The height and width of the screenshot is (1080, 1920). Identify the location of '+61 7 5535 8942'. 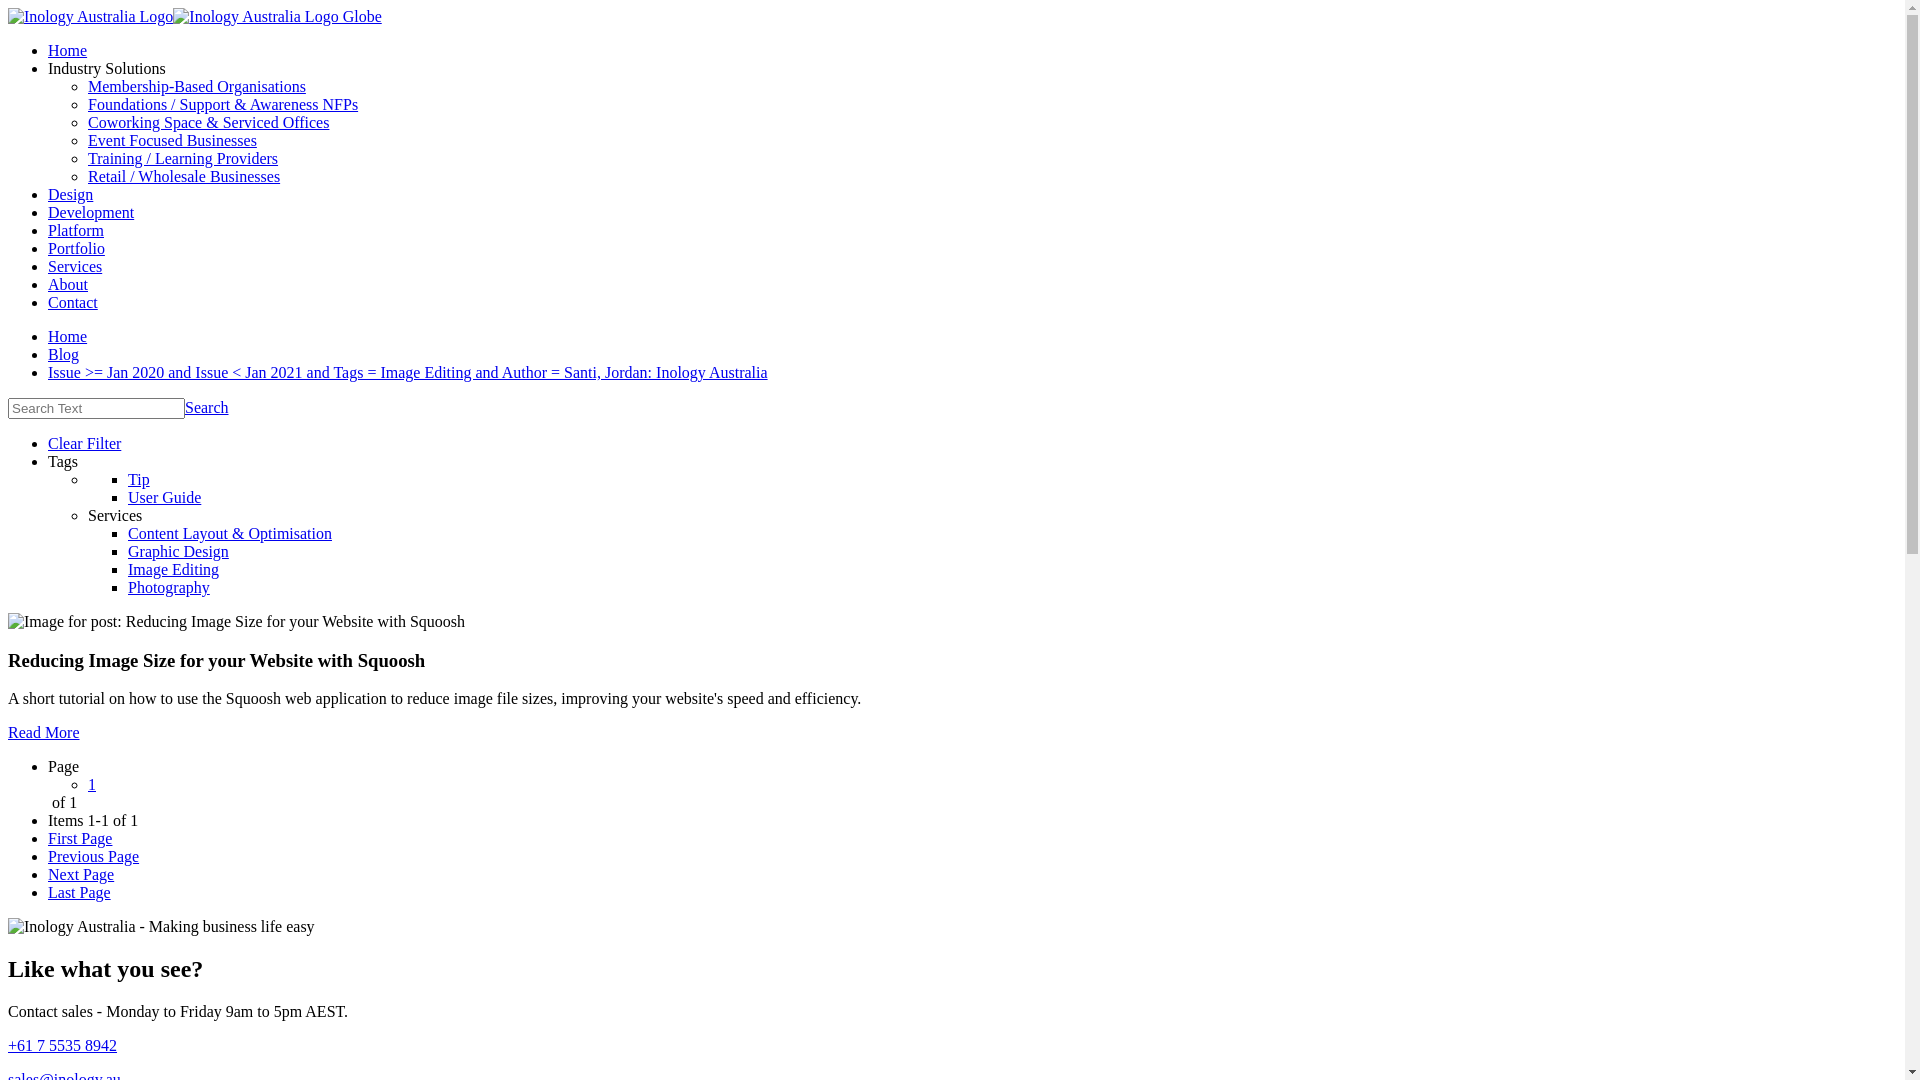
(62, 1044).